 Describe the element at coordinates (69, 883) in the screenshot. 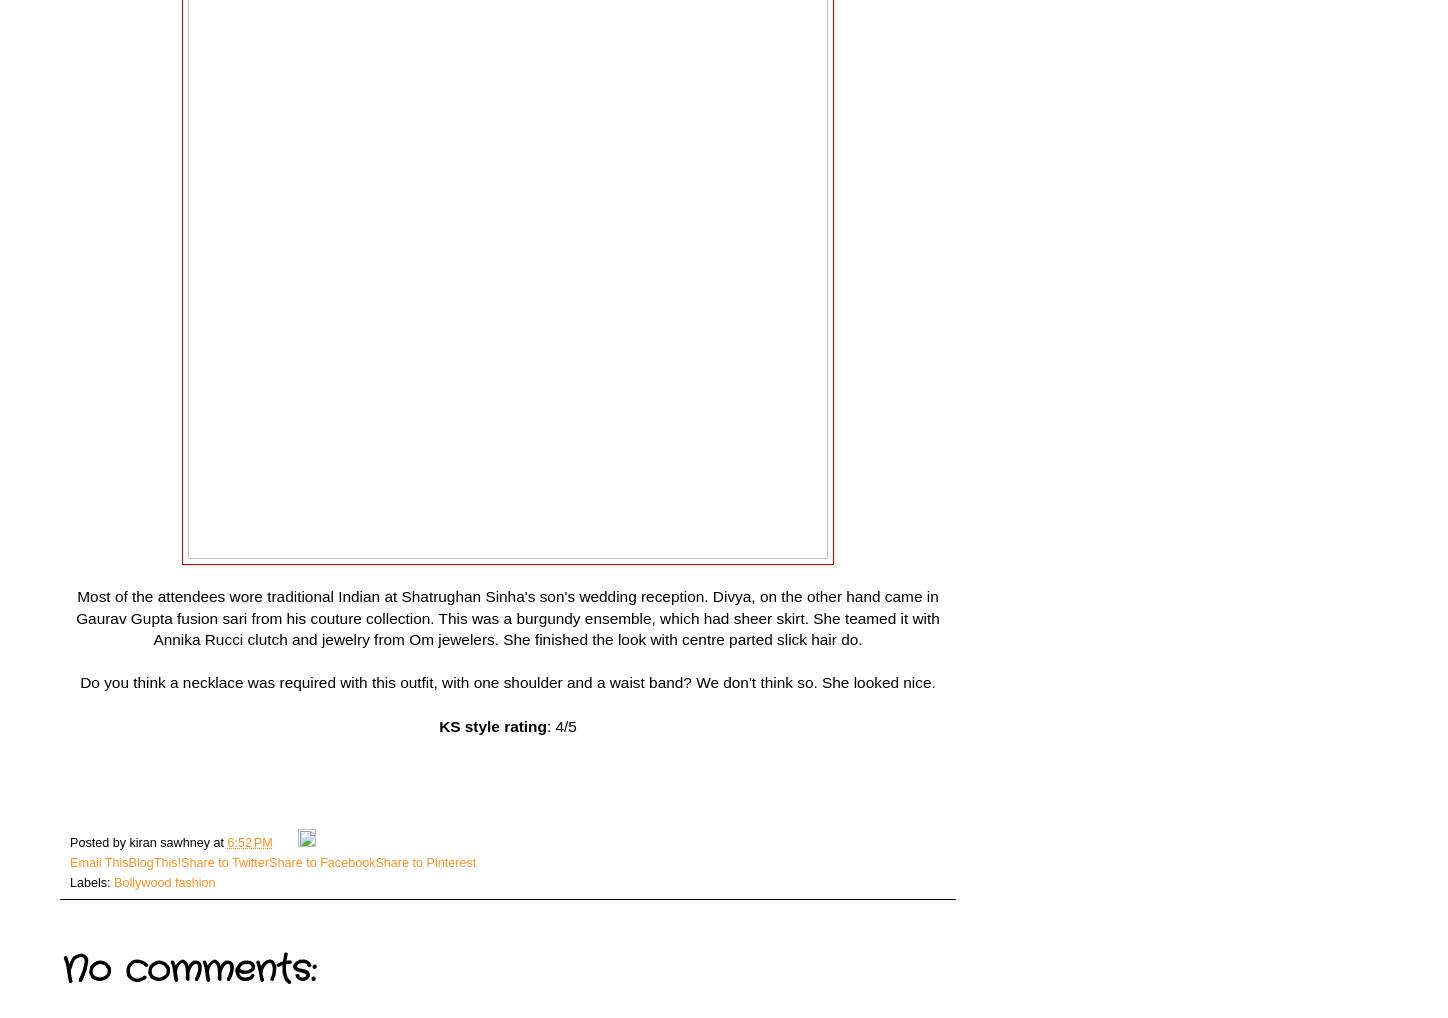

I see `'Labels:'` at that location.